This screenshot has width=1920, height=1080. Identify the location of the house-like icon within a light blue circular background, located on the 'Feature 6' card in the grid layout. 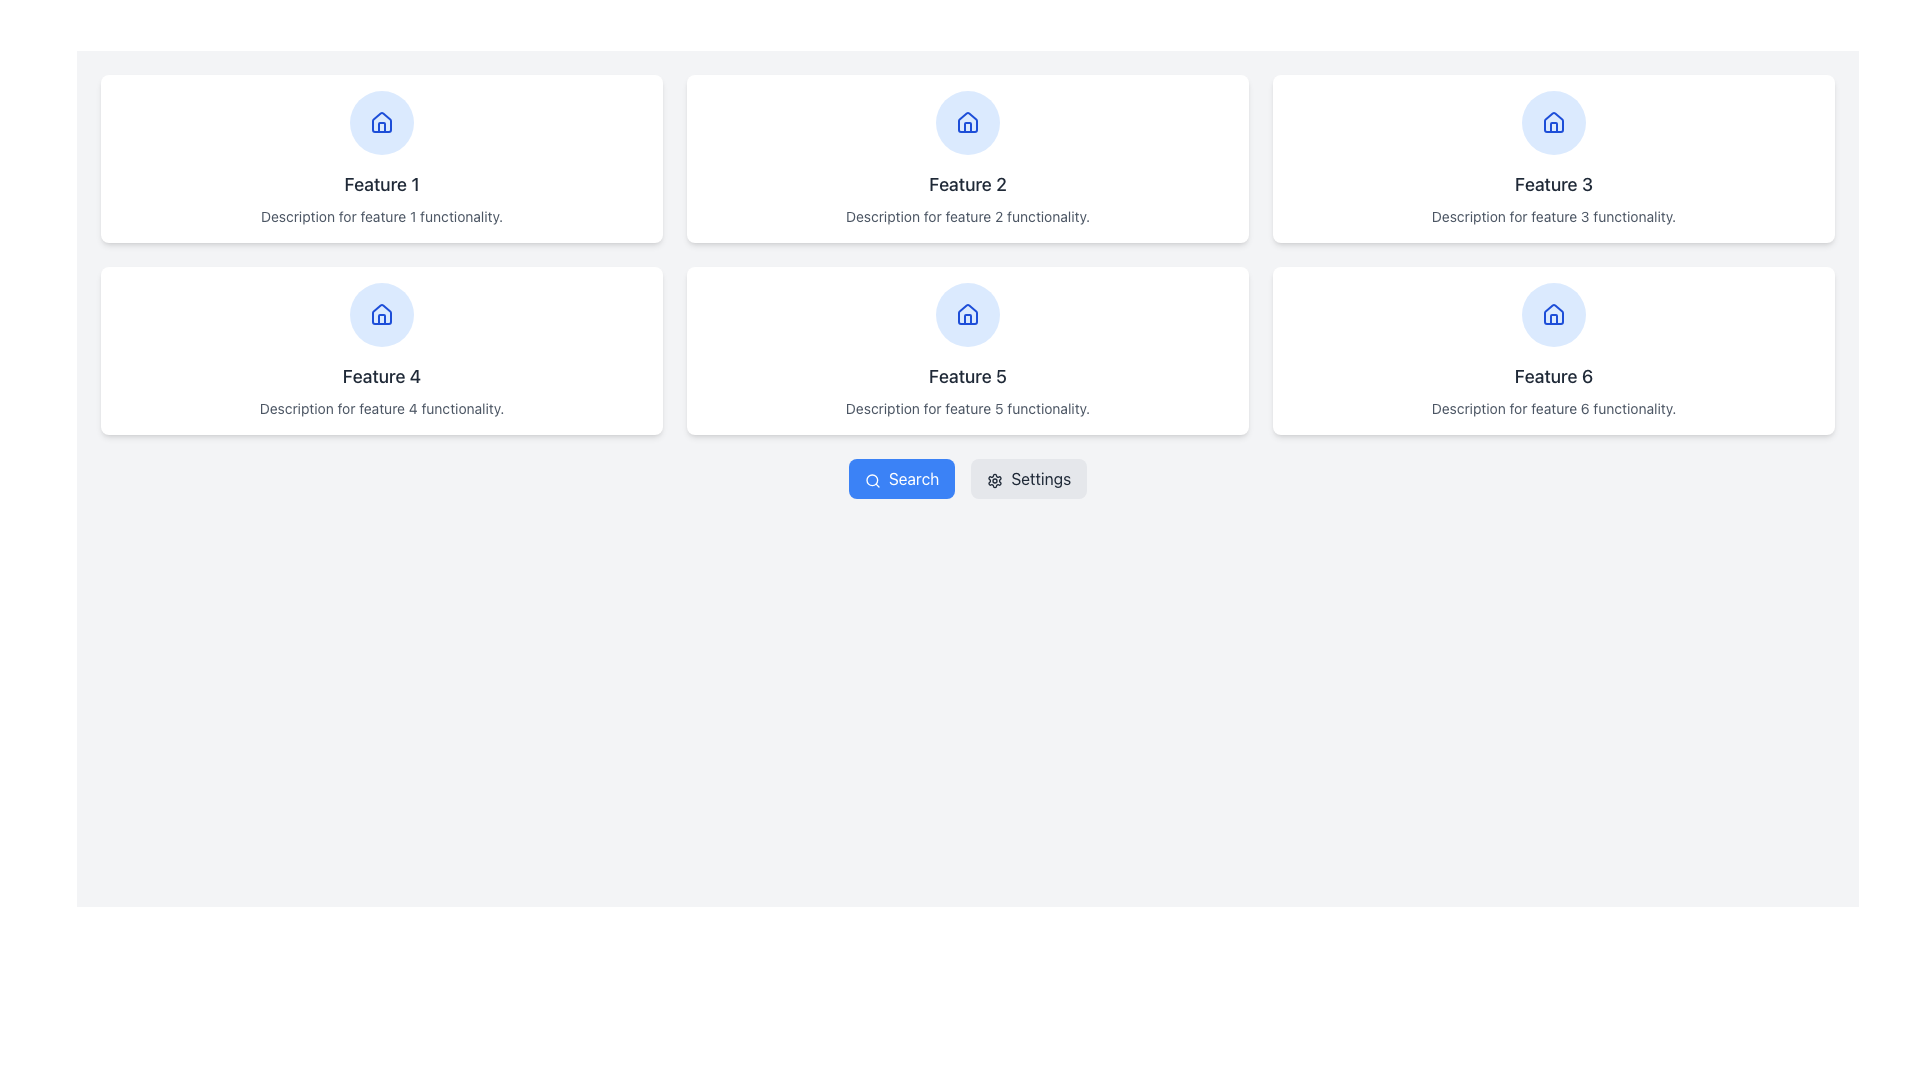
(1553, 313).